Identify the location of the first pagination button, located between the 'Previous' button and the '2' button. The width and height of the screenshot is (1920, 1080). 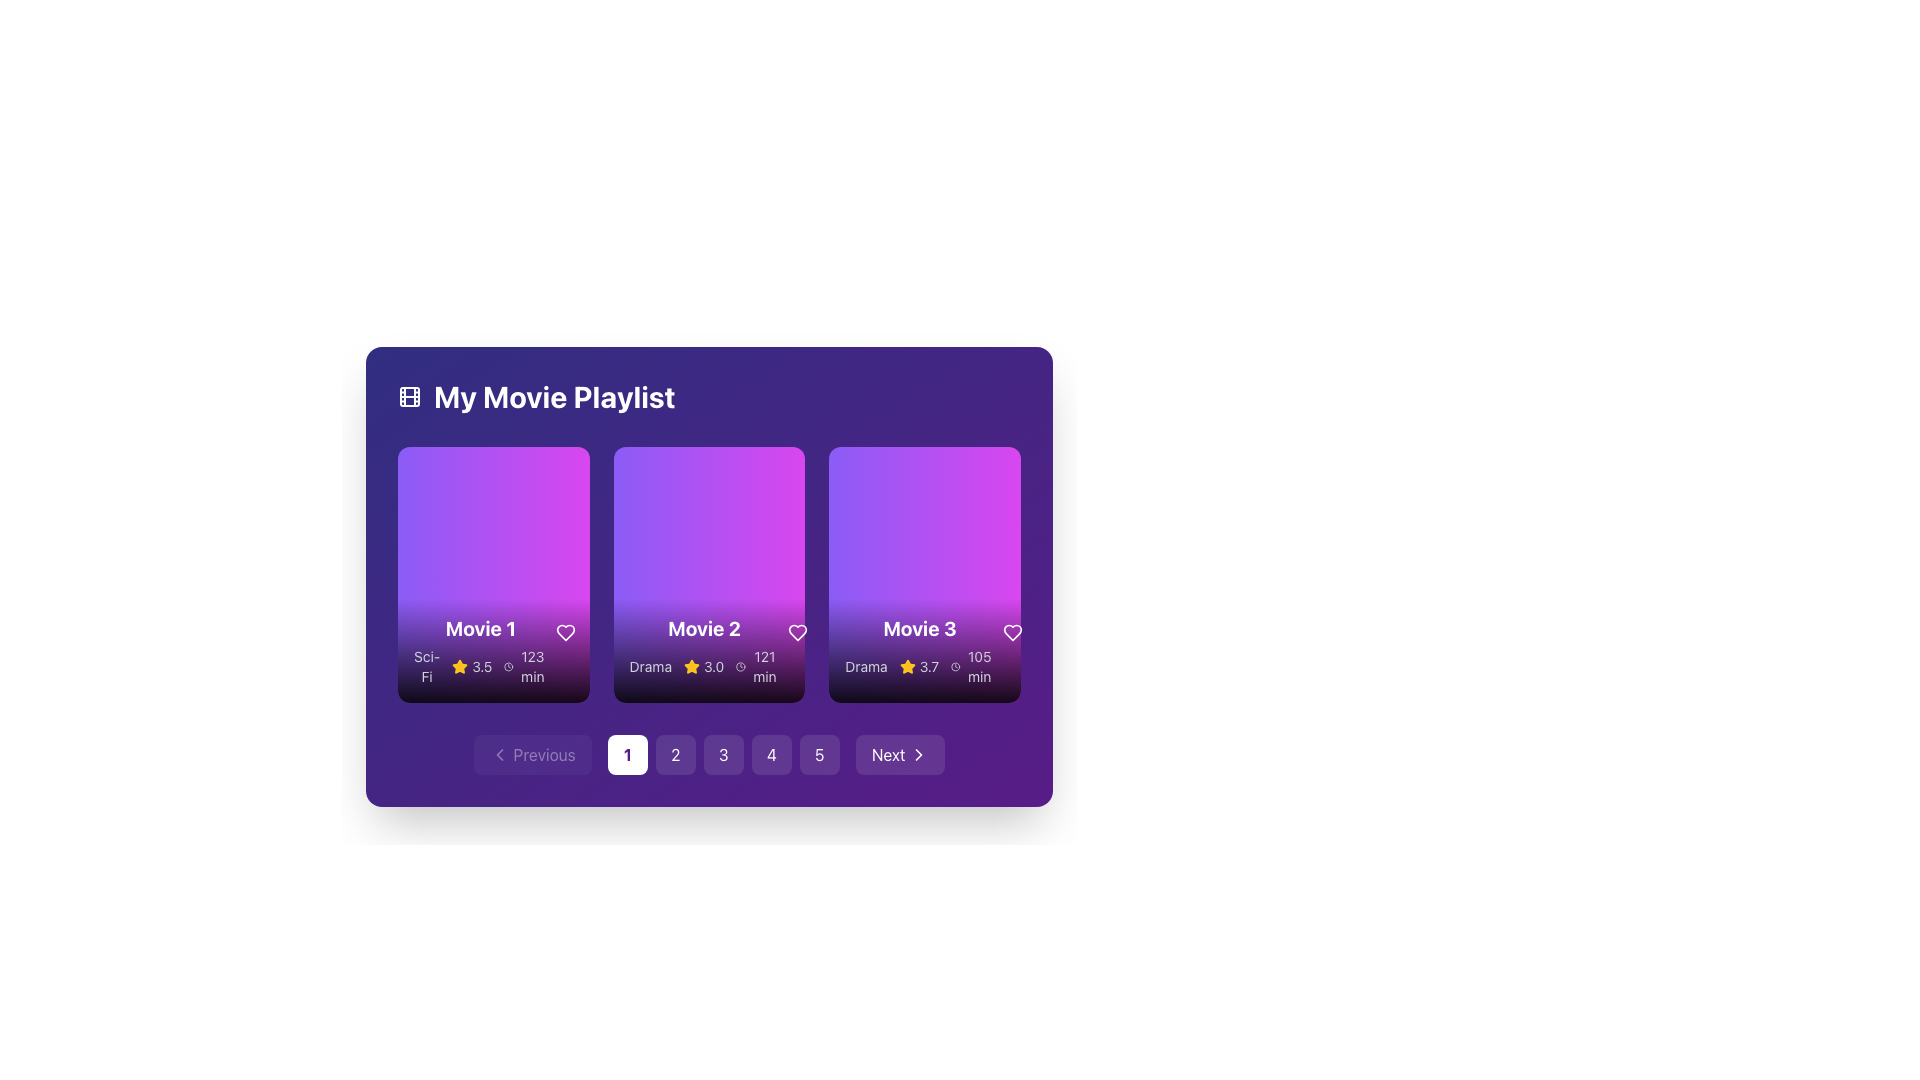
(626, 755).